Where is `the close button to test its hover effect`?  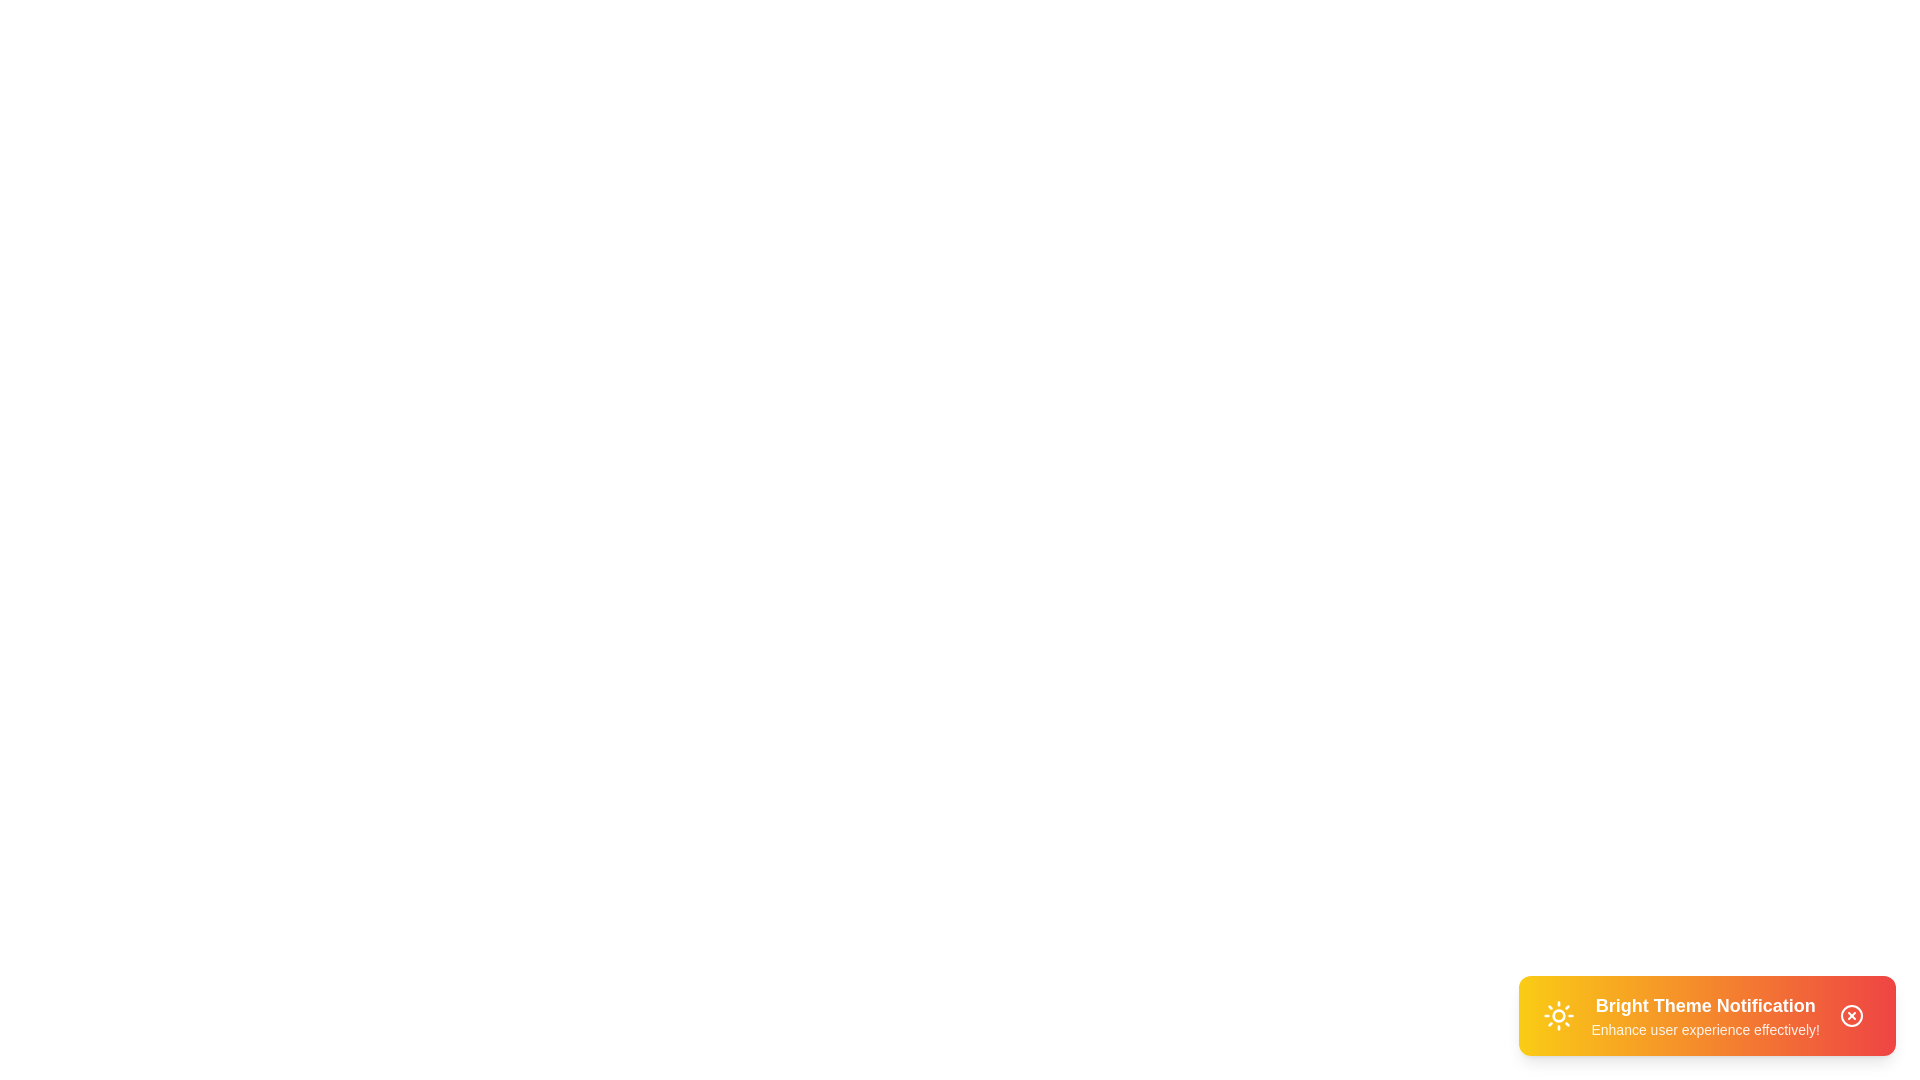 the close button to test its hover effect is located at coordinates (1851, 1015).